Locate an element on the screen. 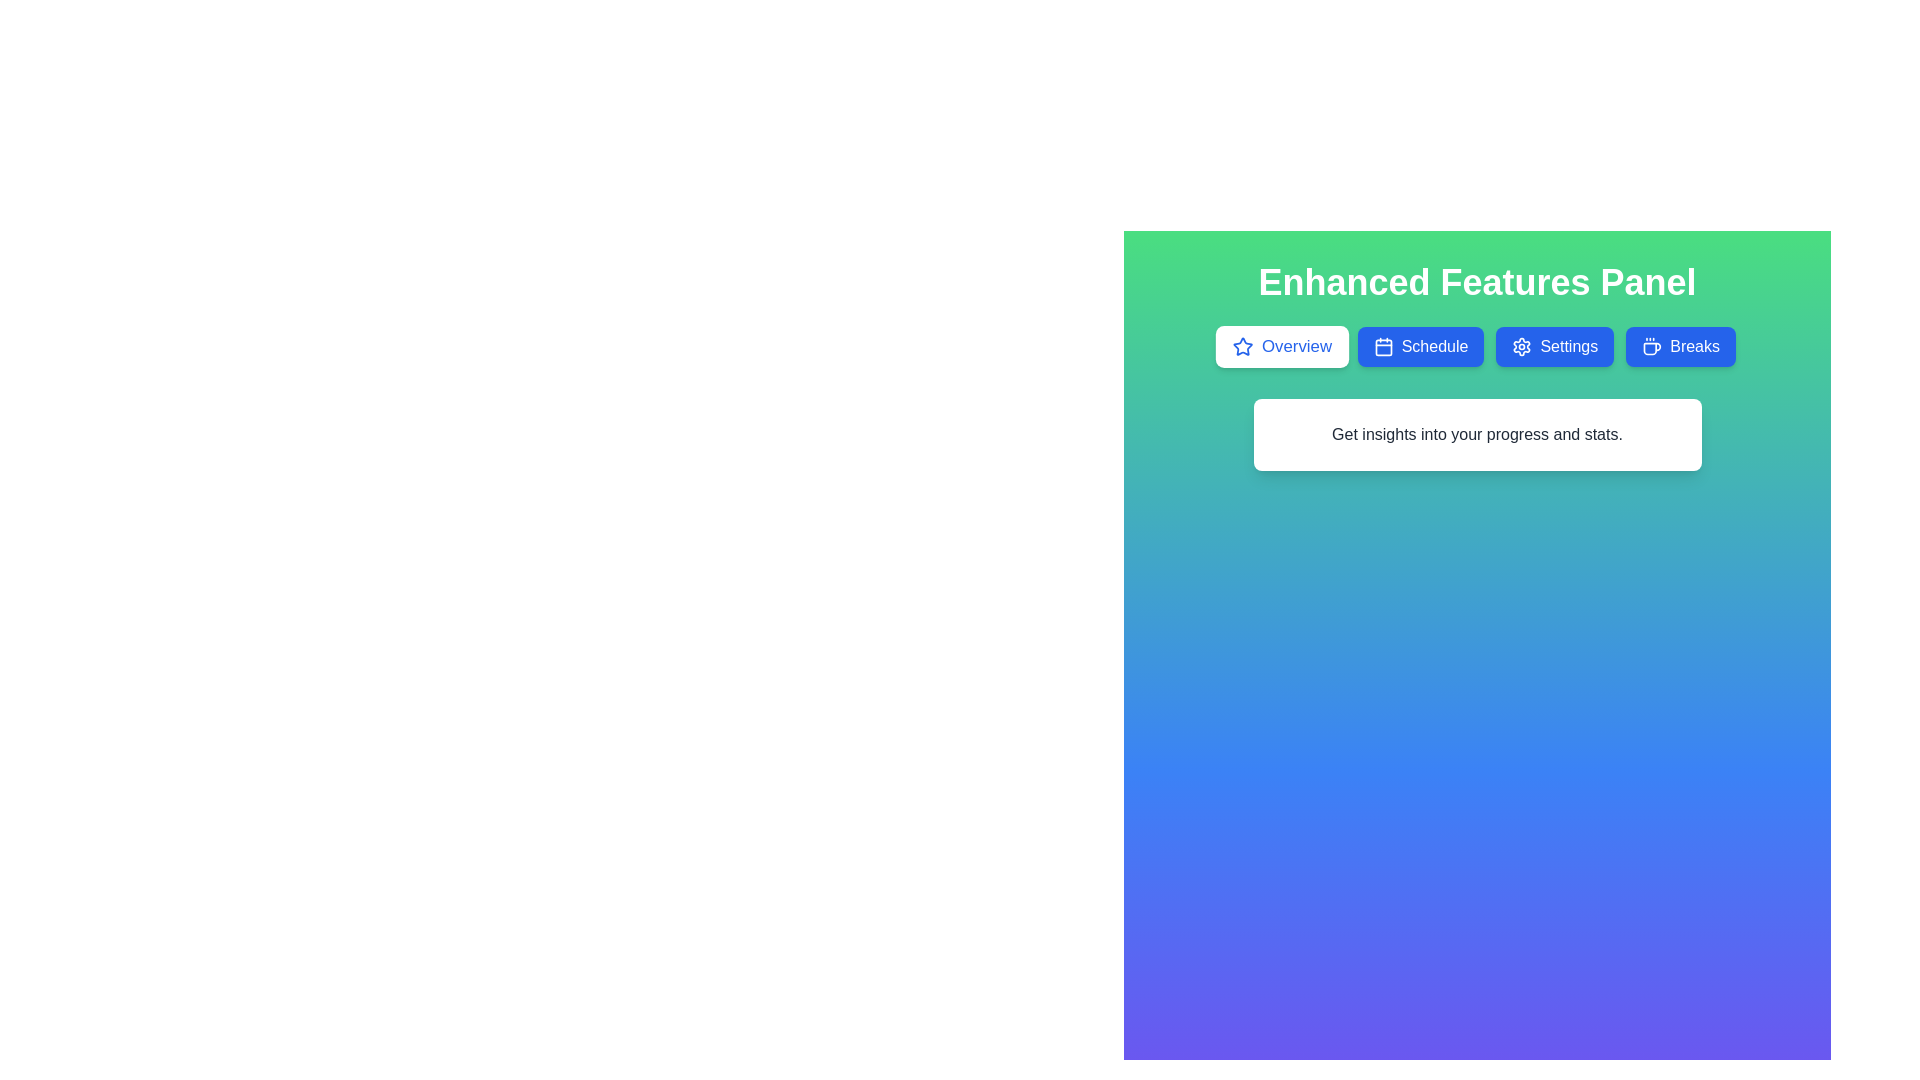  the 'Overview' button is located at coordinates (1282, 346).